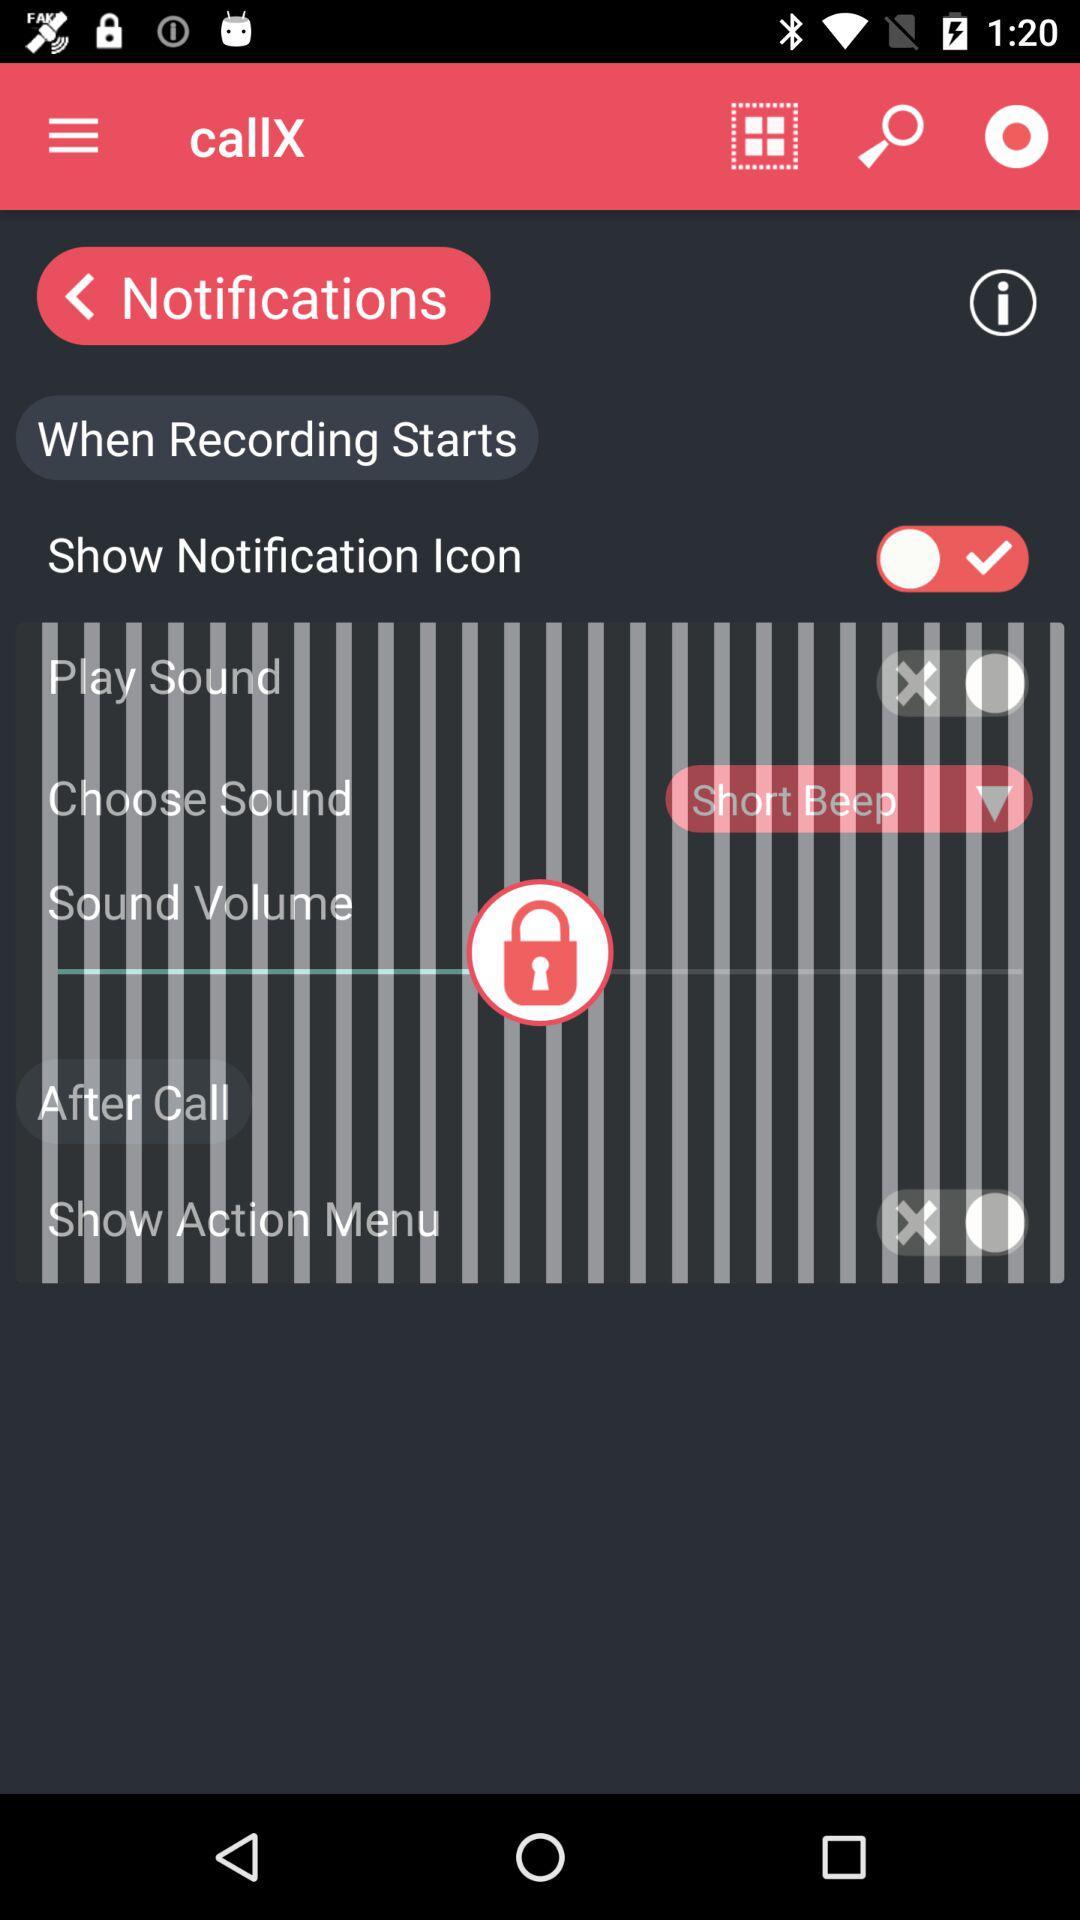  What do you see at coordinates (986, 301) in the screenshot?
I see `the info icon` at bounding box center [986, 301].